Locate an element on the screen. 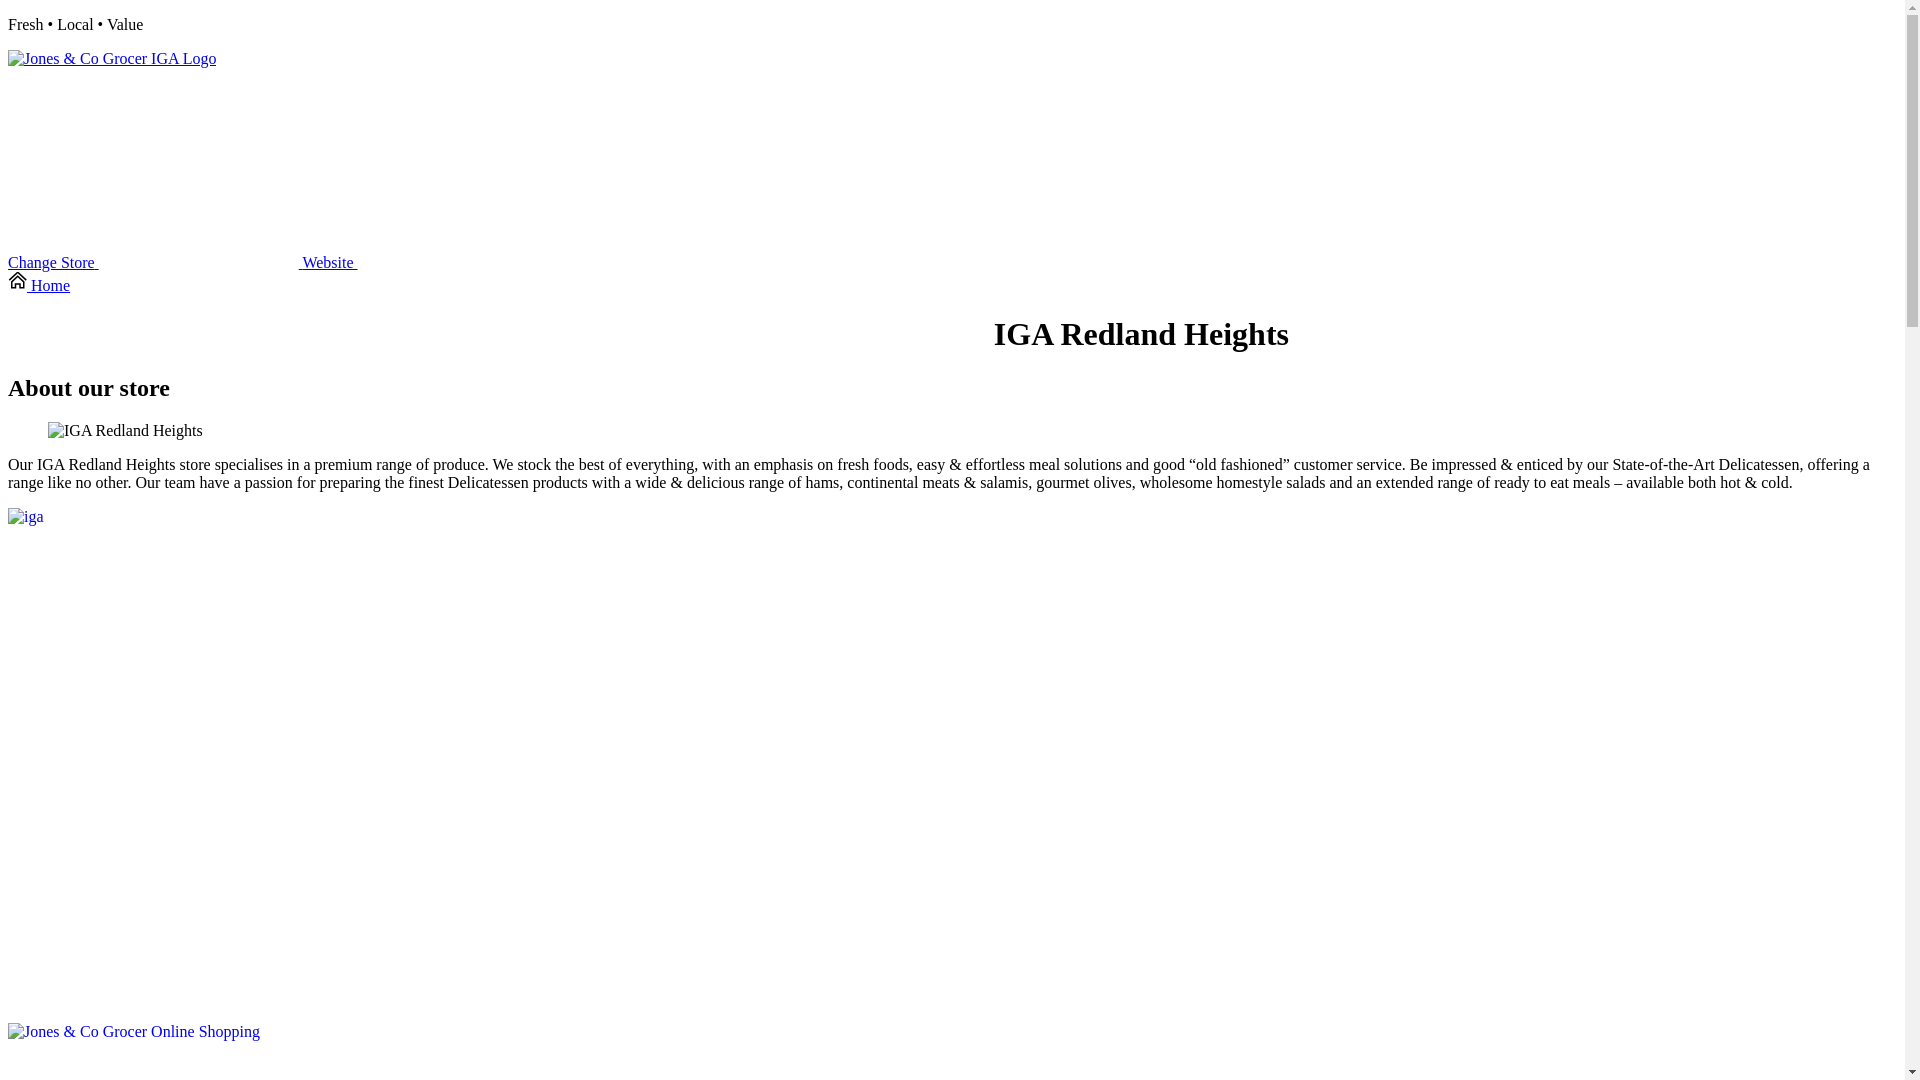 The image size is (1920, 1080). 'click to go to this online store home page' is located at coordinates (110, 57).